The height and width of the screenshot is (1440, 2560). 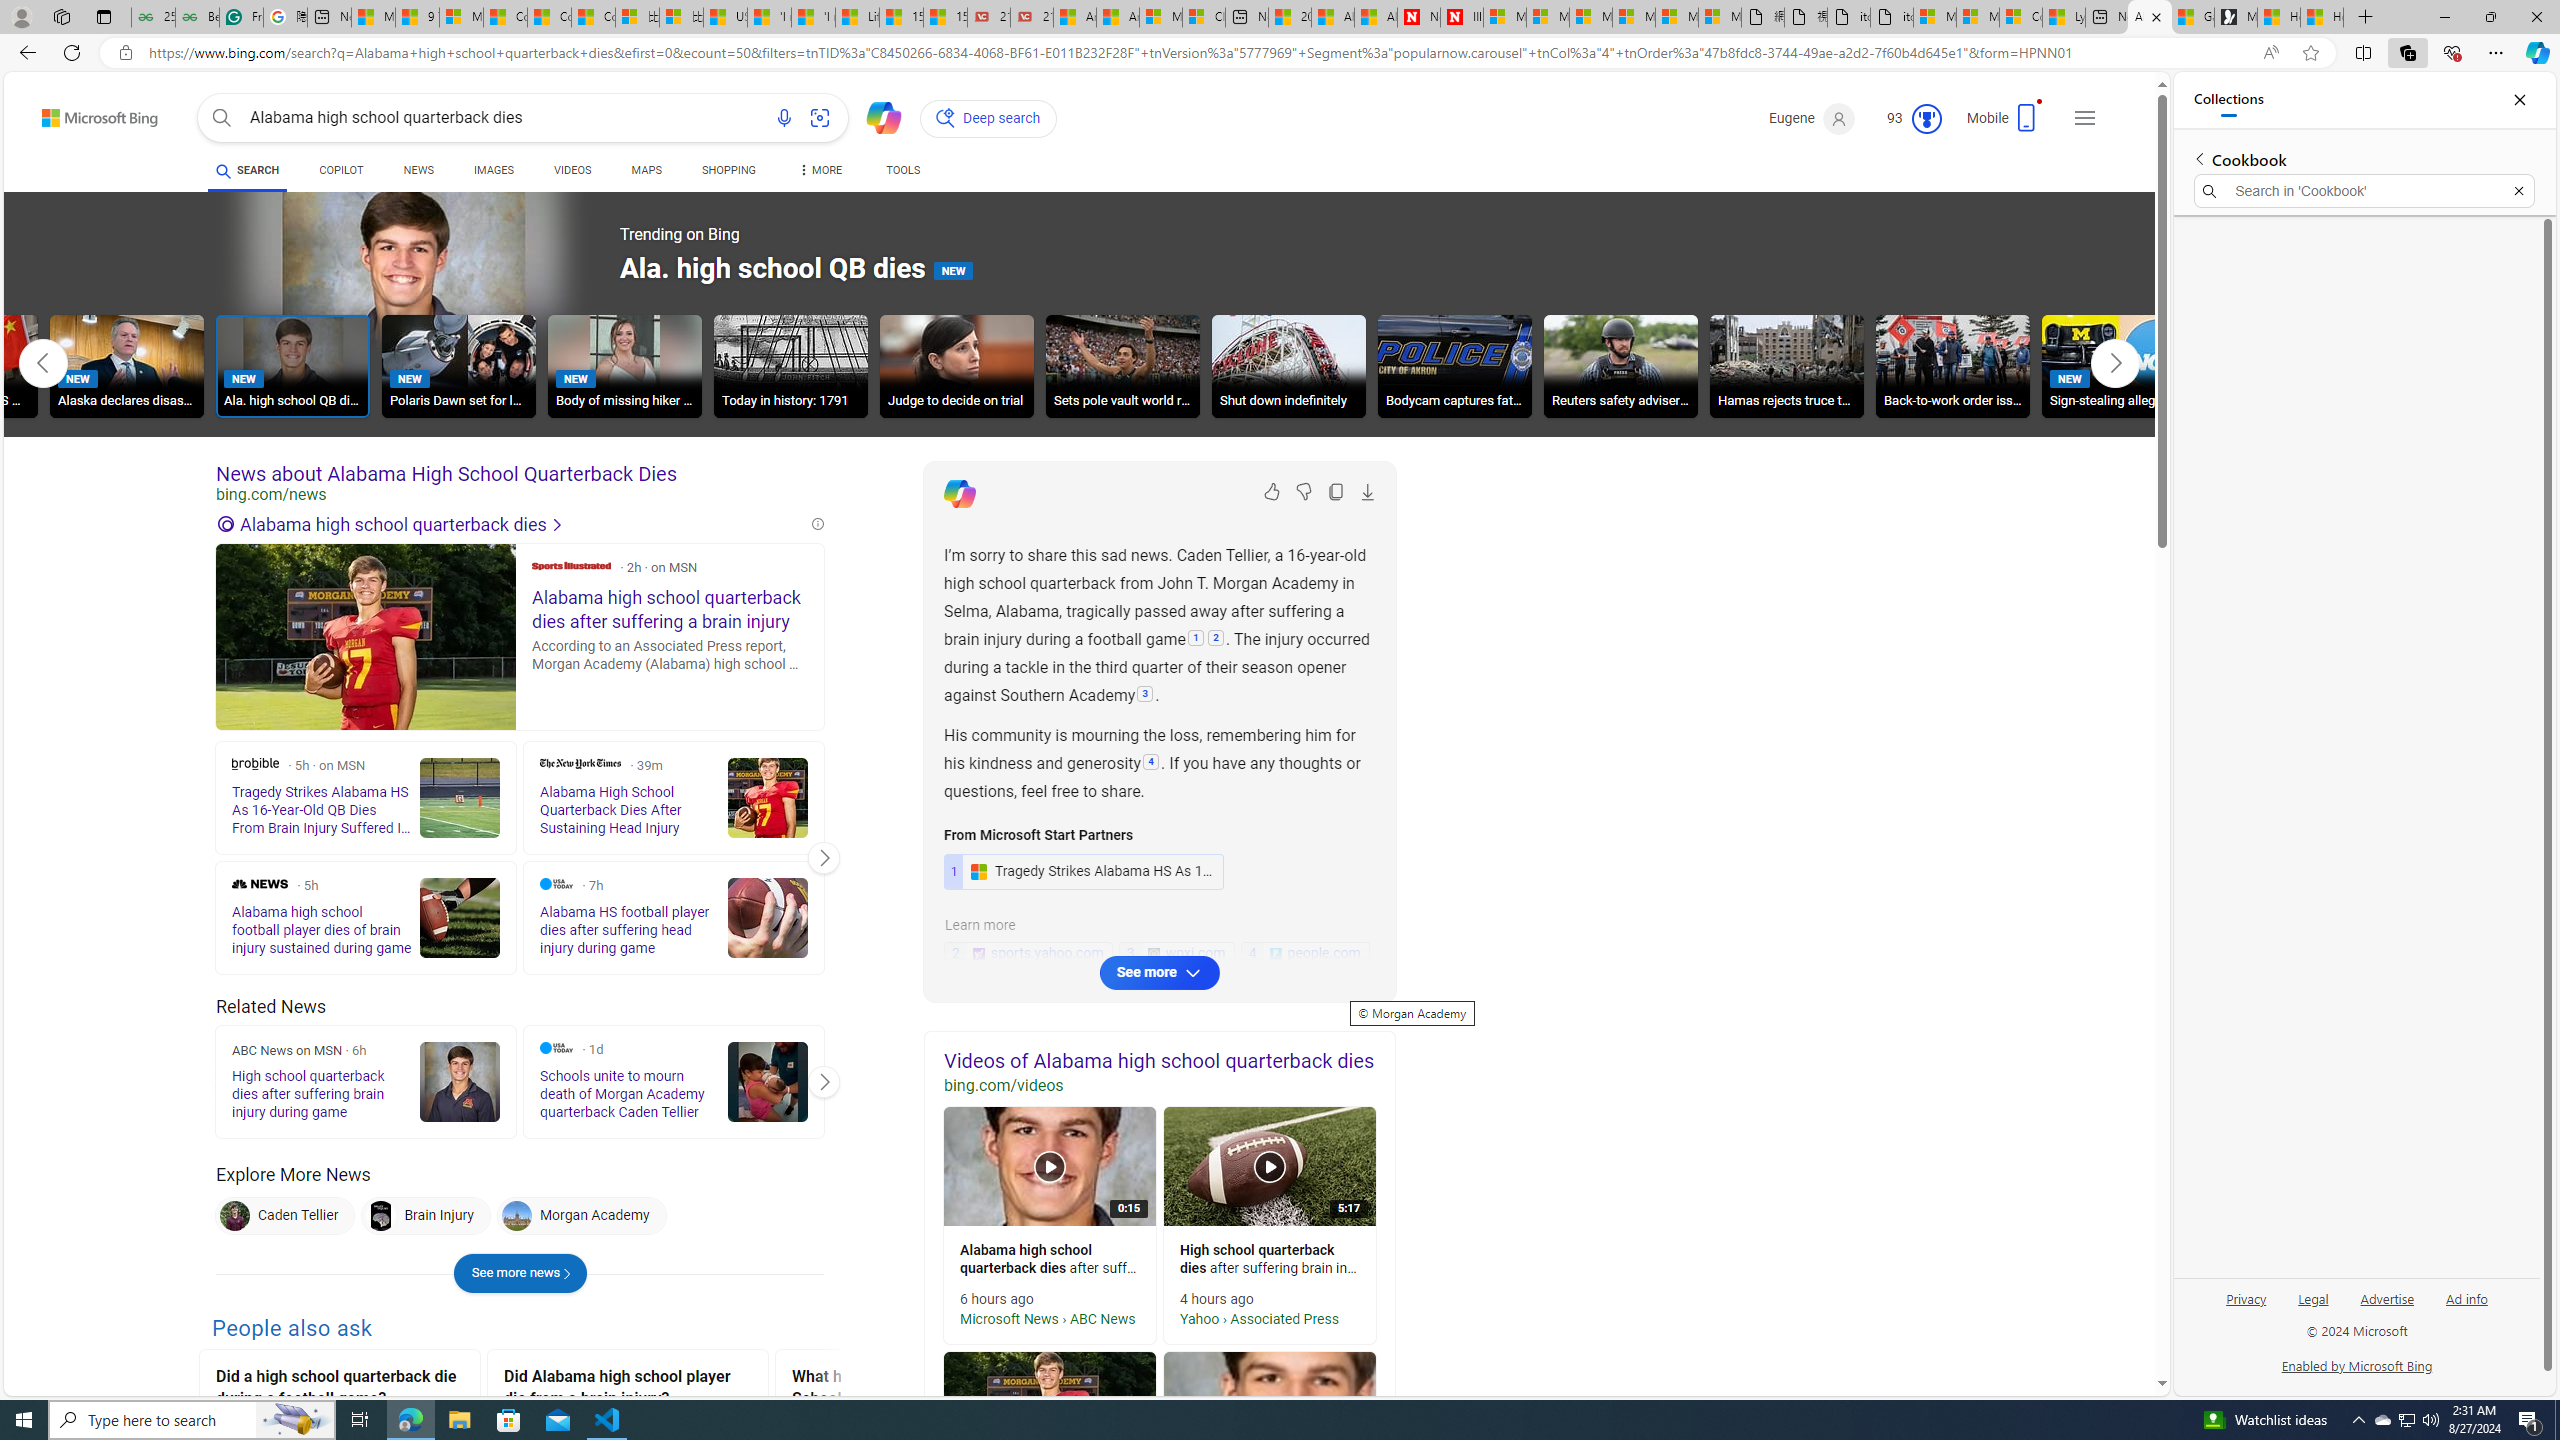 I want to click on 'Bodycam captures fatal shot', so click(x=1454, y=364).